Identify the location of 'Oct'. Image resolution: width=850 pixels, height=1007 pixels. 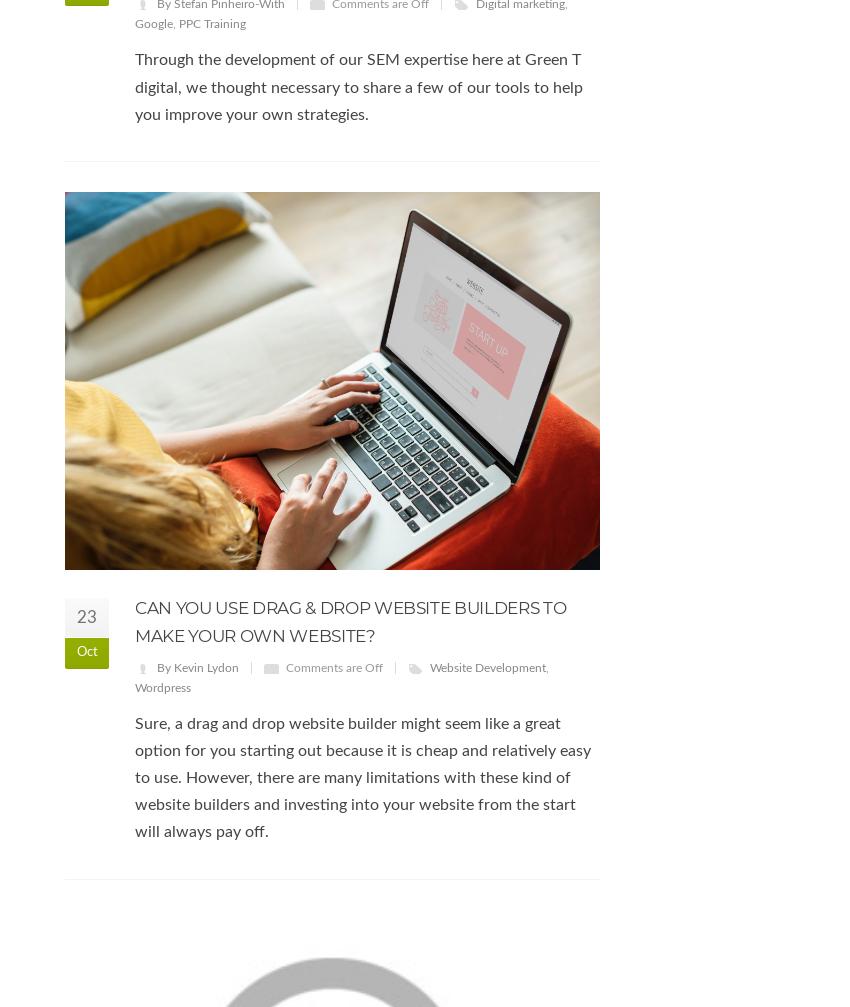
(85, 650).